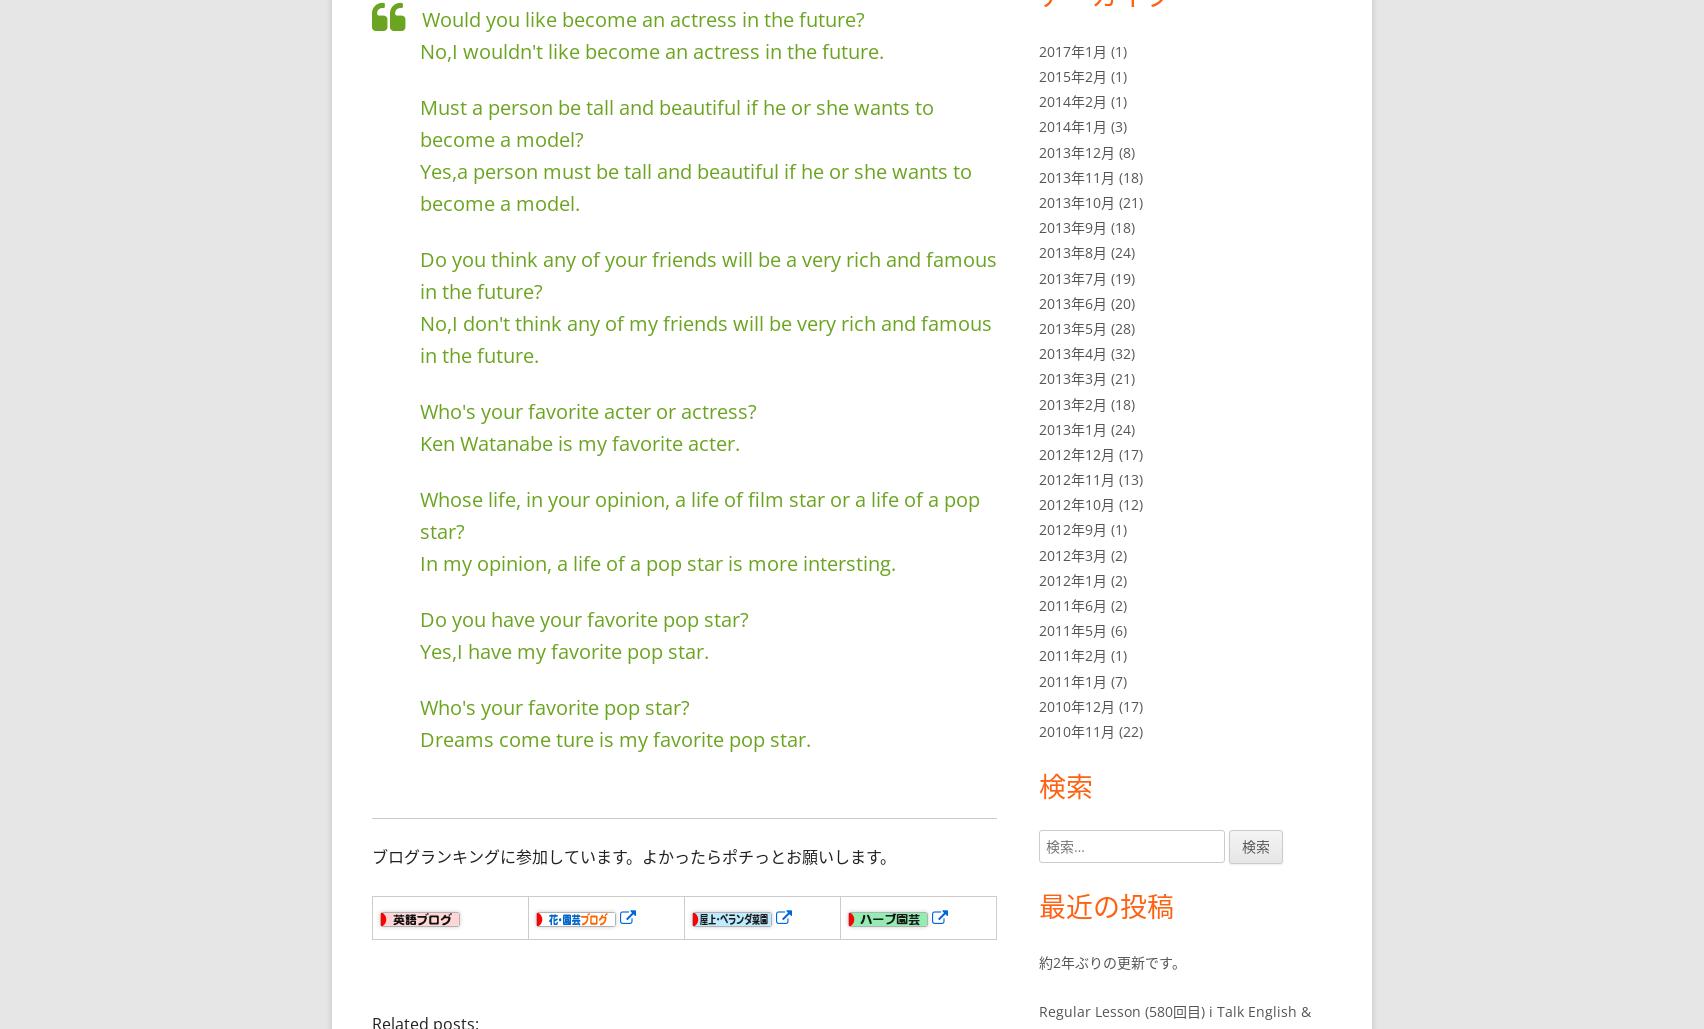 This screenshot has width=1704, height=1029. I want to click on 'Dreams come ture is my favorite pop star.', so click(615, 738).